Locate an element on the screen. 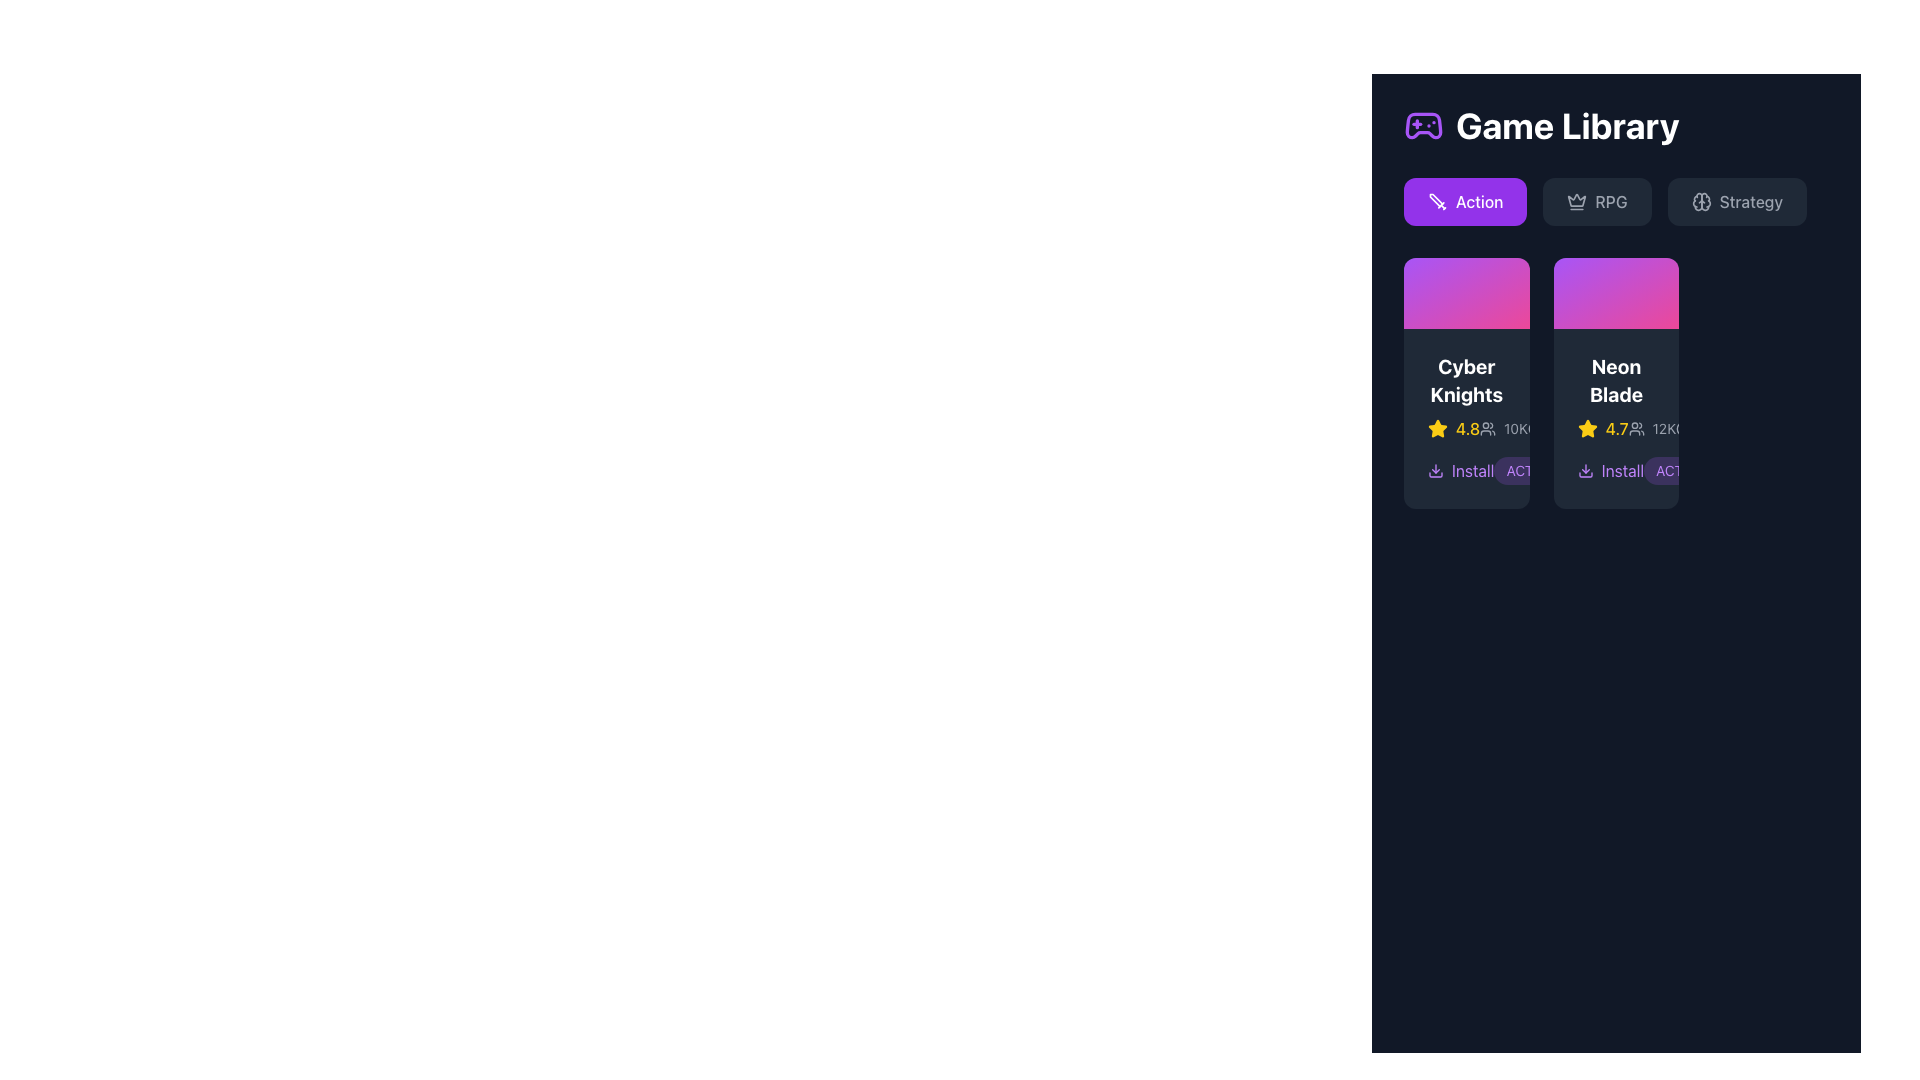 This screenshot has height=1080, width=1920. the button styled as text for installing the game 'Neon Blade', located within the second card beneath the rating and next to the download icon is located at coordinates (1622, 470).